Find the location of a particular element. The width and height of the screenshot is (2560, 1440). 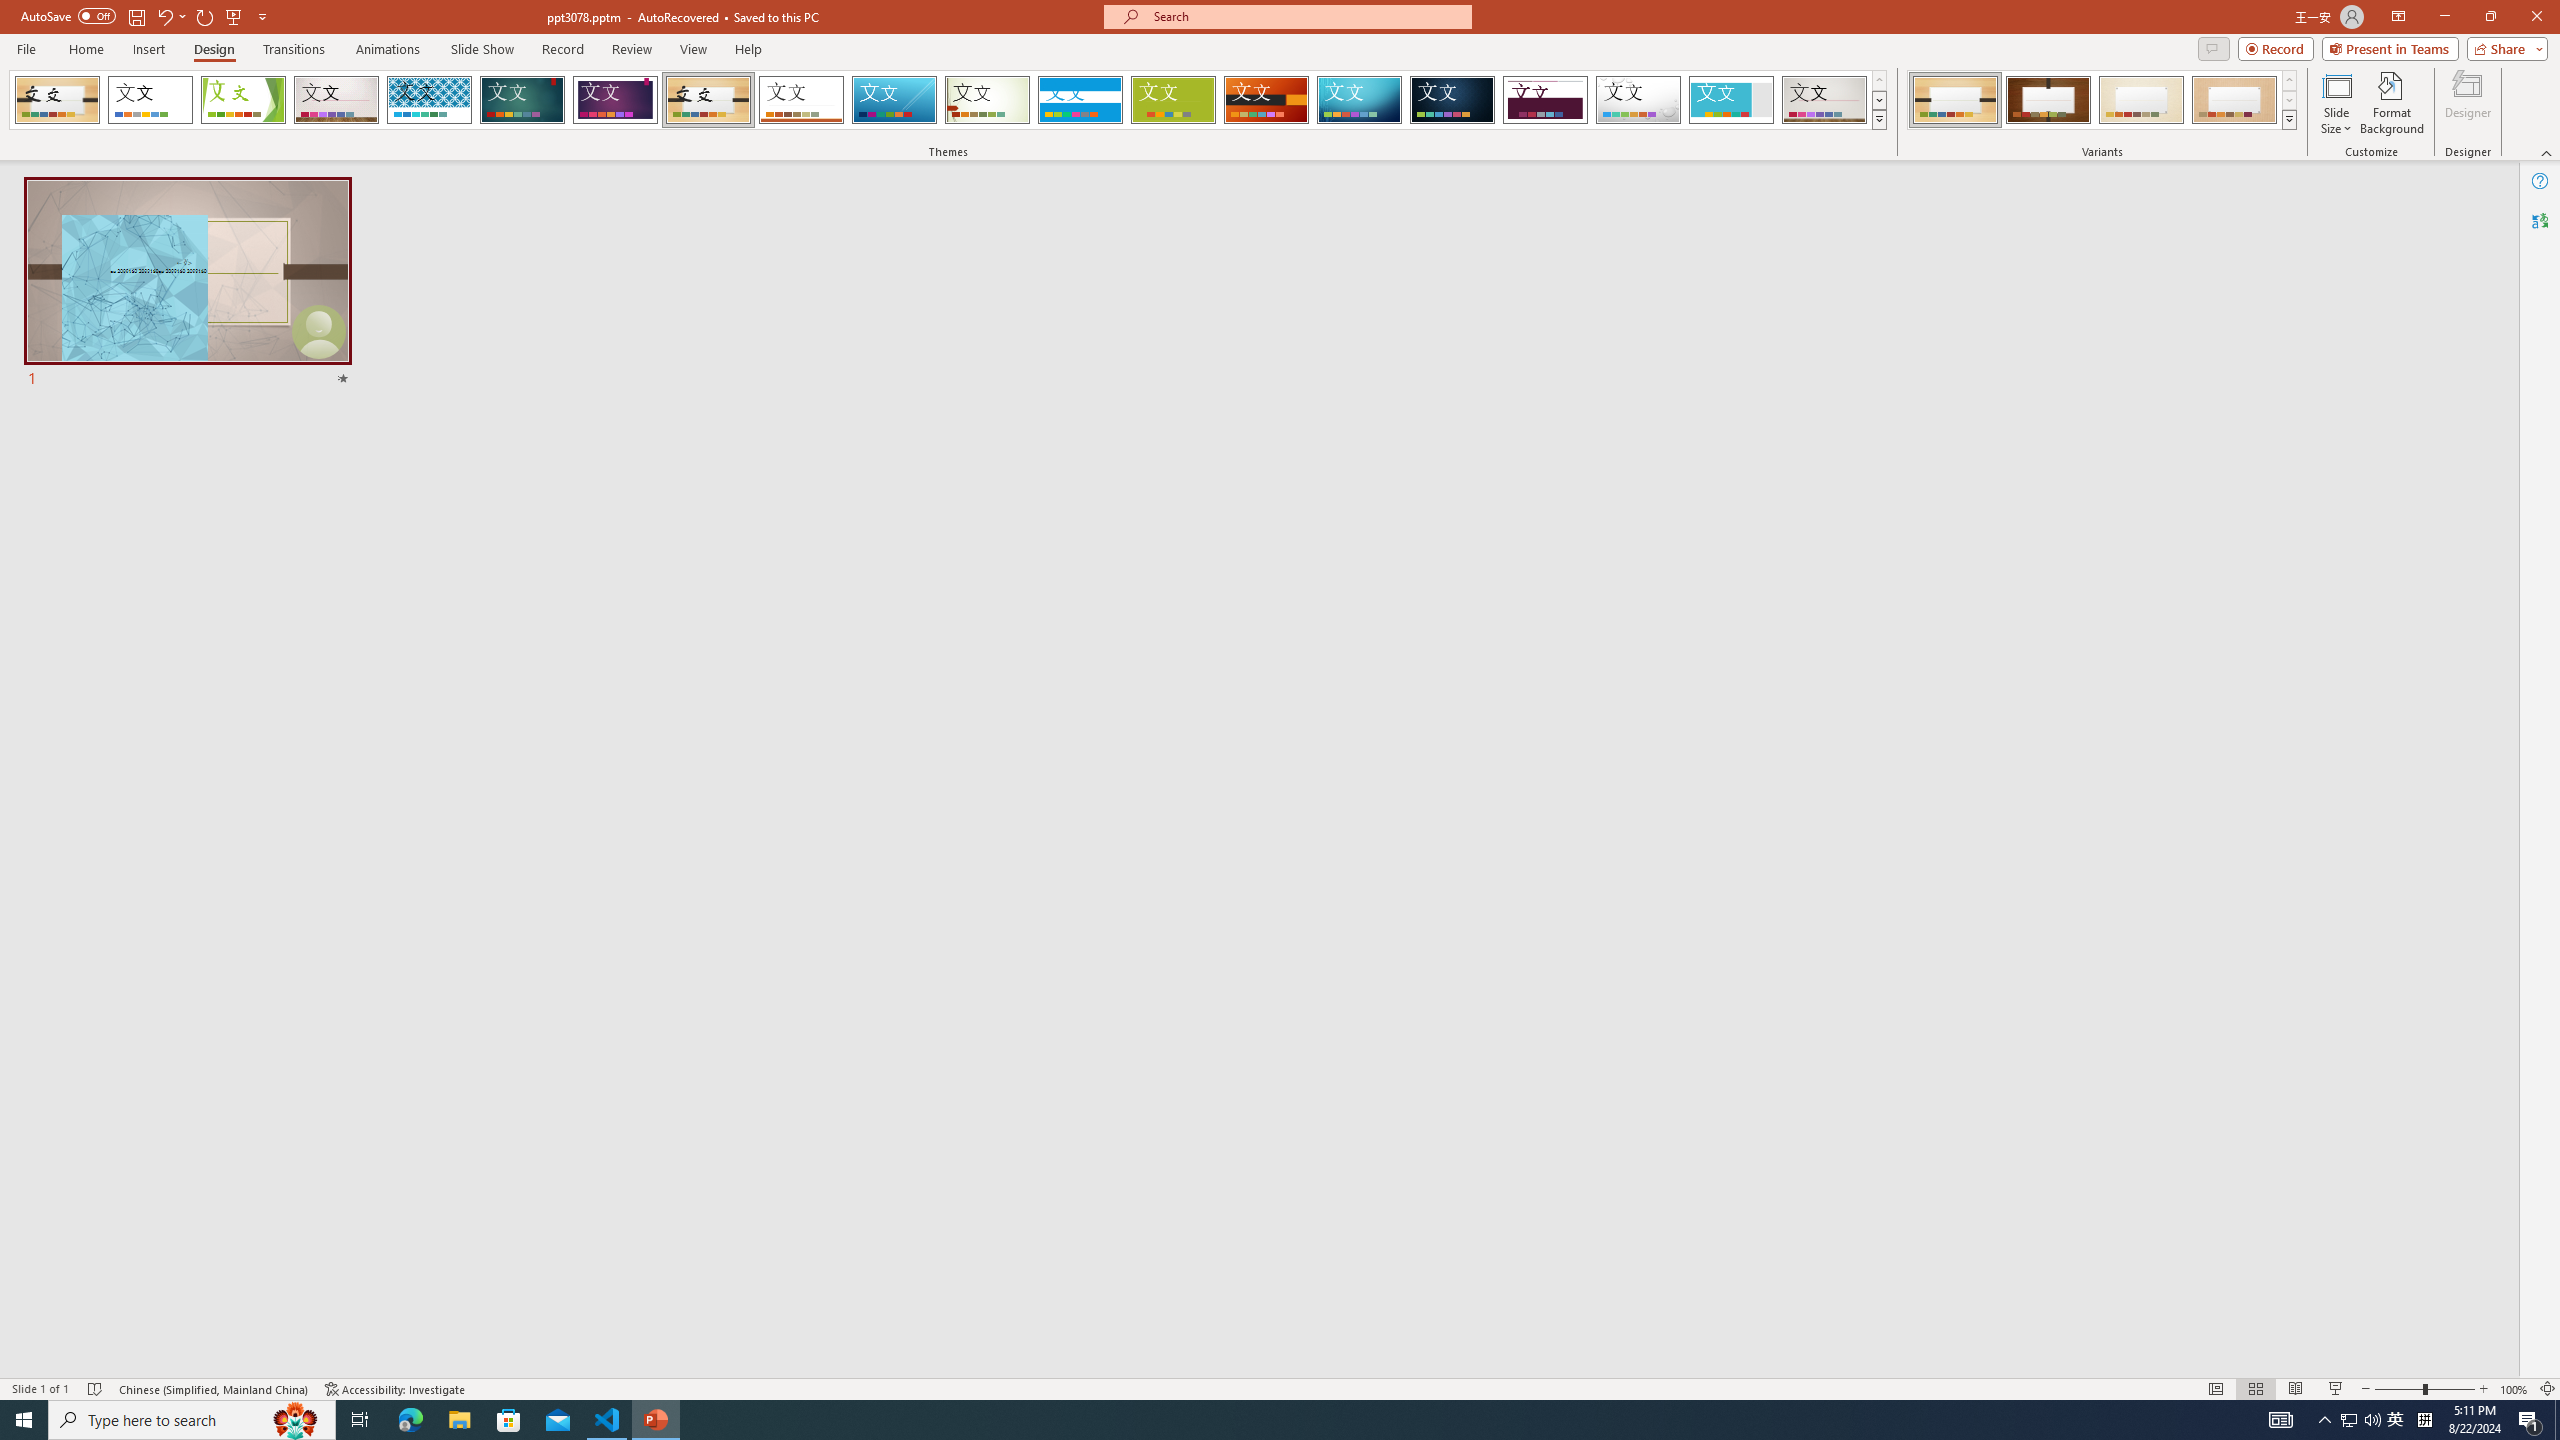

'Organic Variant 3' is located at coordinates (2140, 99).